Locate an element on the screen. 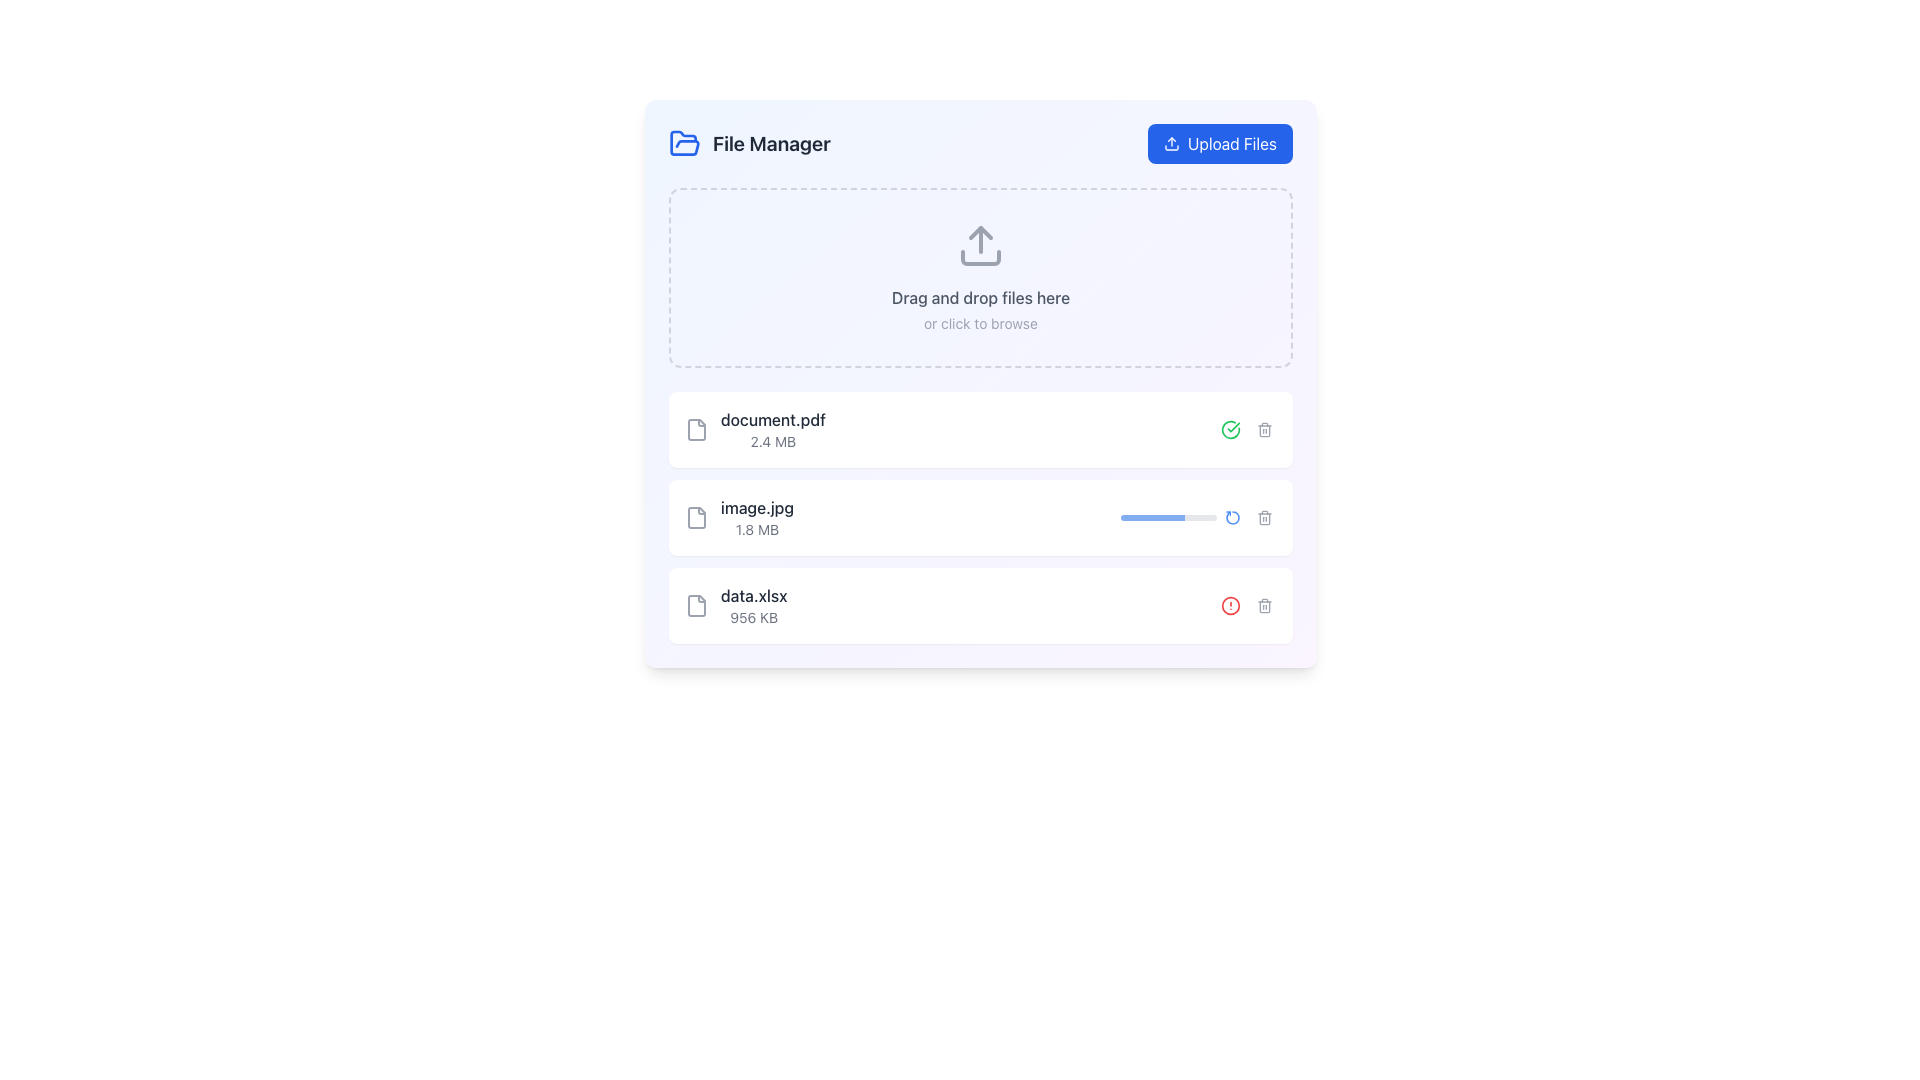  the 'File Manager' text label, which is styled in bold black font and positioned beside a blue folder icon in the top-left section of the interface is located at coordinates (770, 142).